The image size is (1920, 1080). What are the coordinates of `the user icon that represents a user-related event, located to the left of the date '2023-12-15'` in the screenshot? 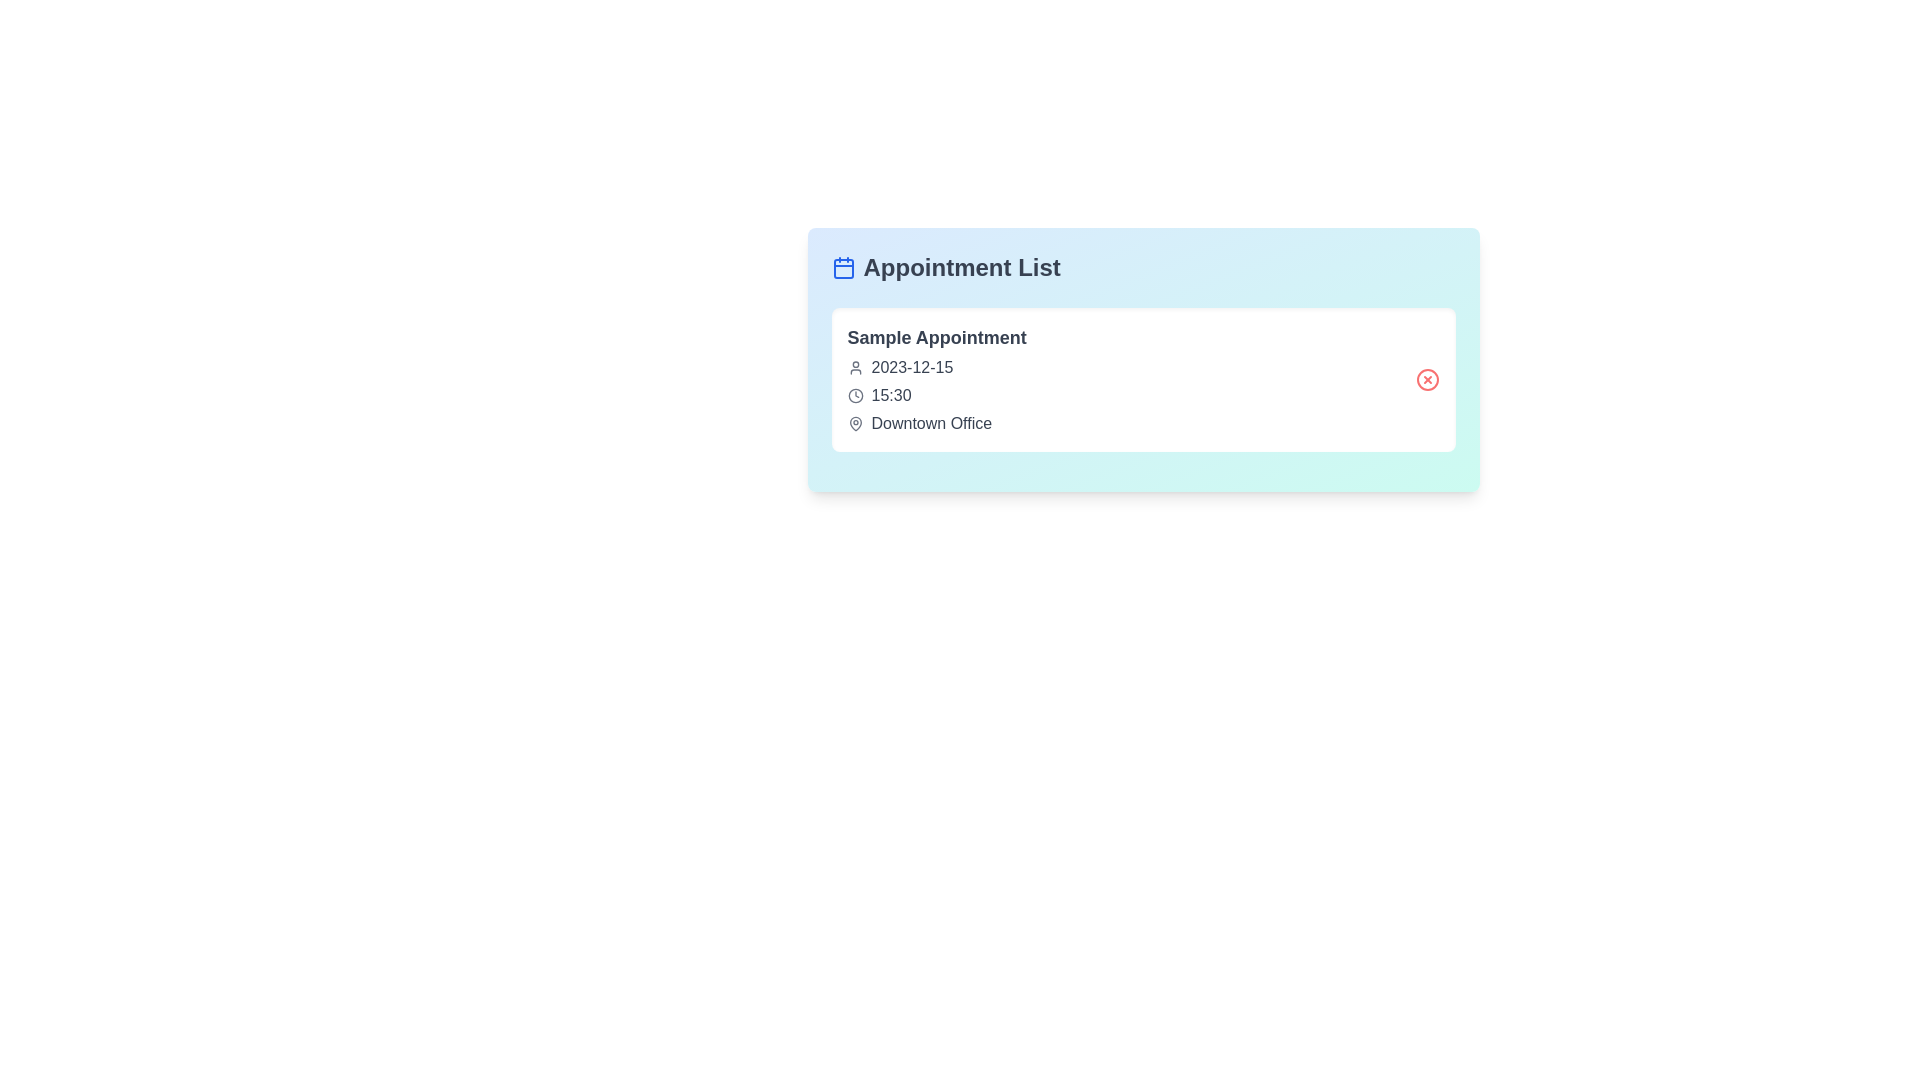 It's located at (855, 367).